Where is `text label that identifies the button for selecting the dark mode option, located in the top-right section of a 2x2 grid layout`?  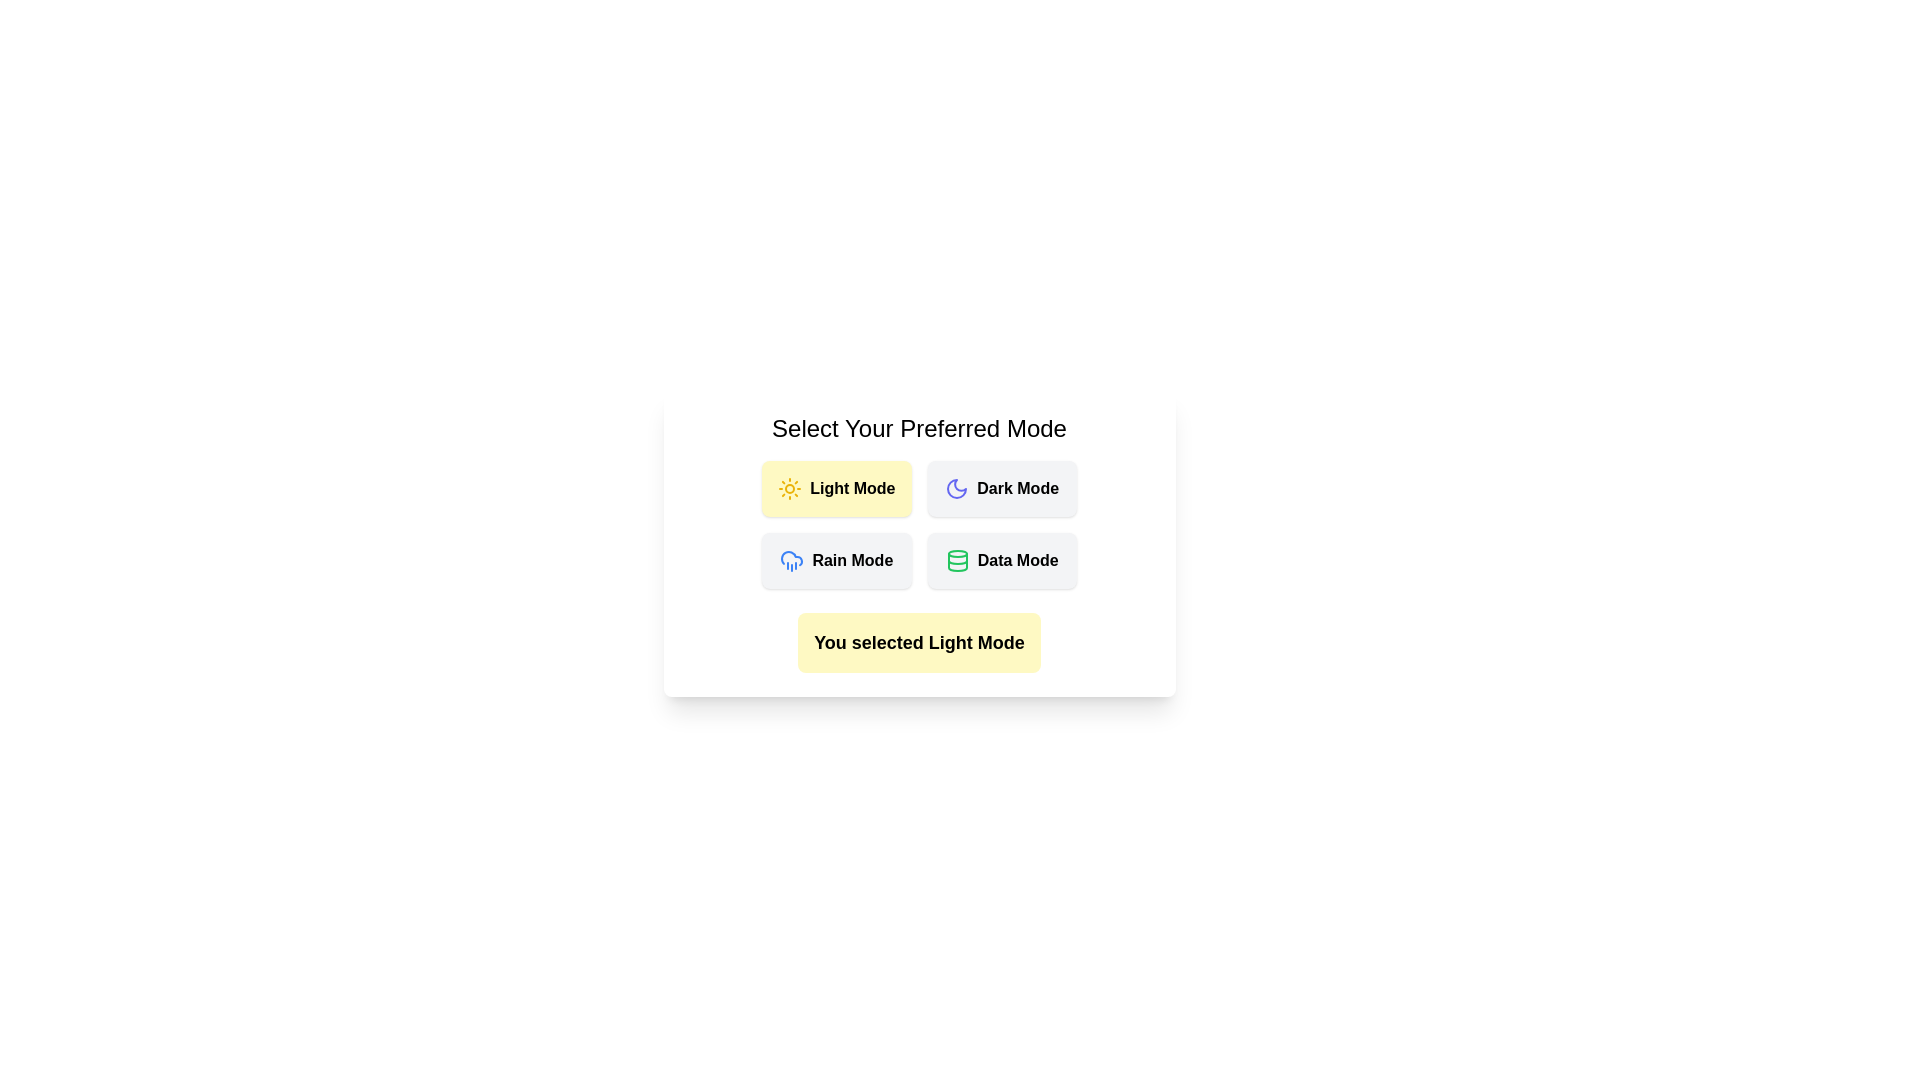 text label that identifies the button for selecting the dark mode option, located in the top-right section of a 2x2 grid layout is located at coordinates (1018, 489).